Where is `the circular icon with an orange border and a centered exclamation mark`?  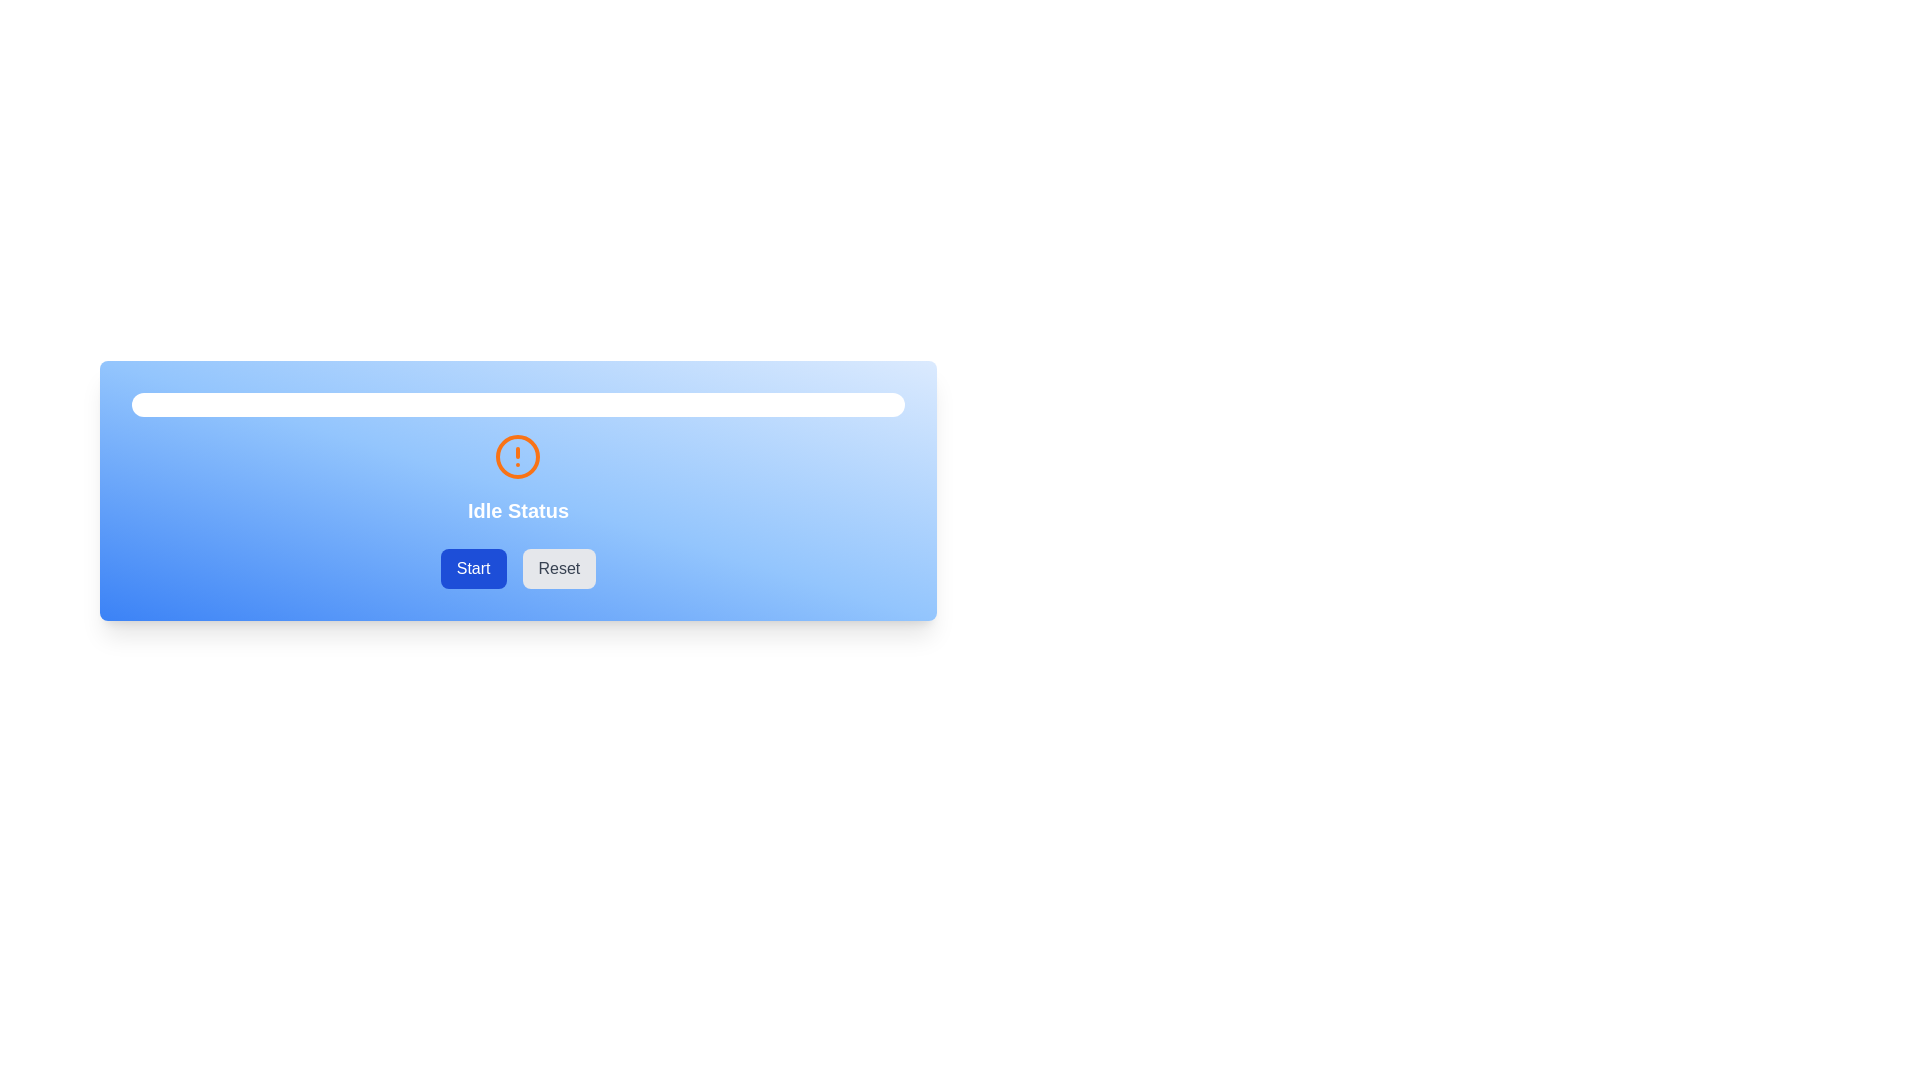 the circular icon with an orange border and a centered exclamation mark is located at coordinates (518, 456).